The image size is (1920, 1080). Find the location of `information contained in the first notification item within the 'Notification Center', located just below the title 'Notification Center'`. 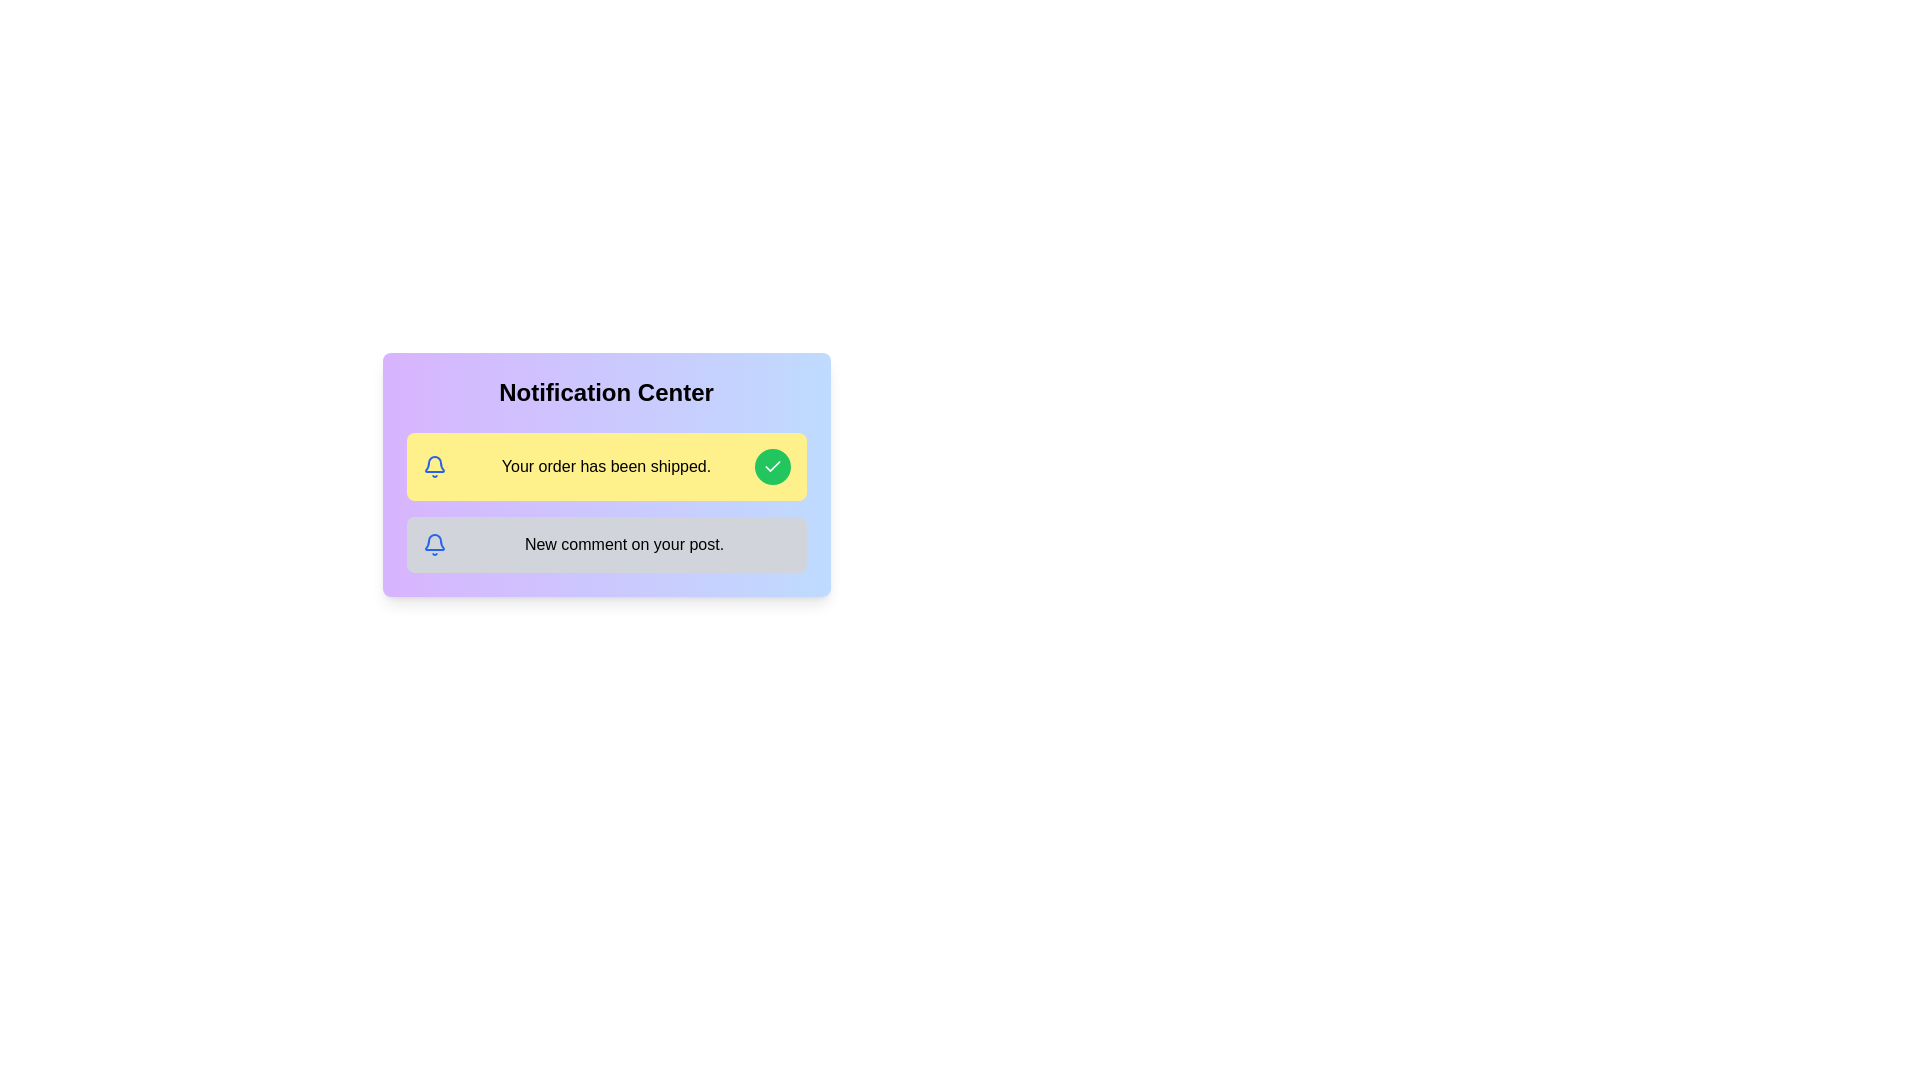

information contained in the first notification item within the 'Notification Center', located just below the title 'Notification Center' is located at coordinates (605, 474).